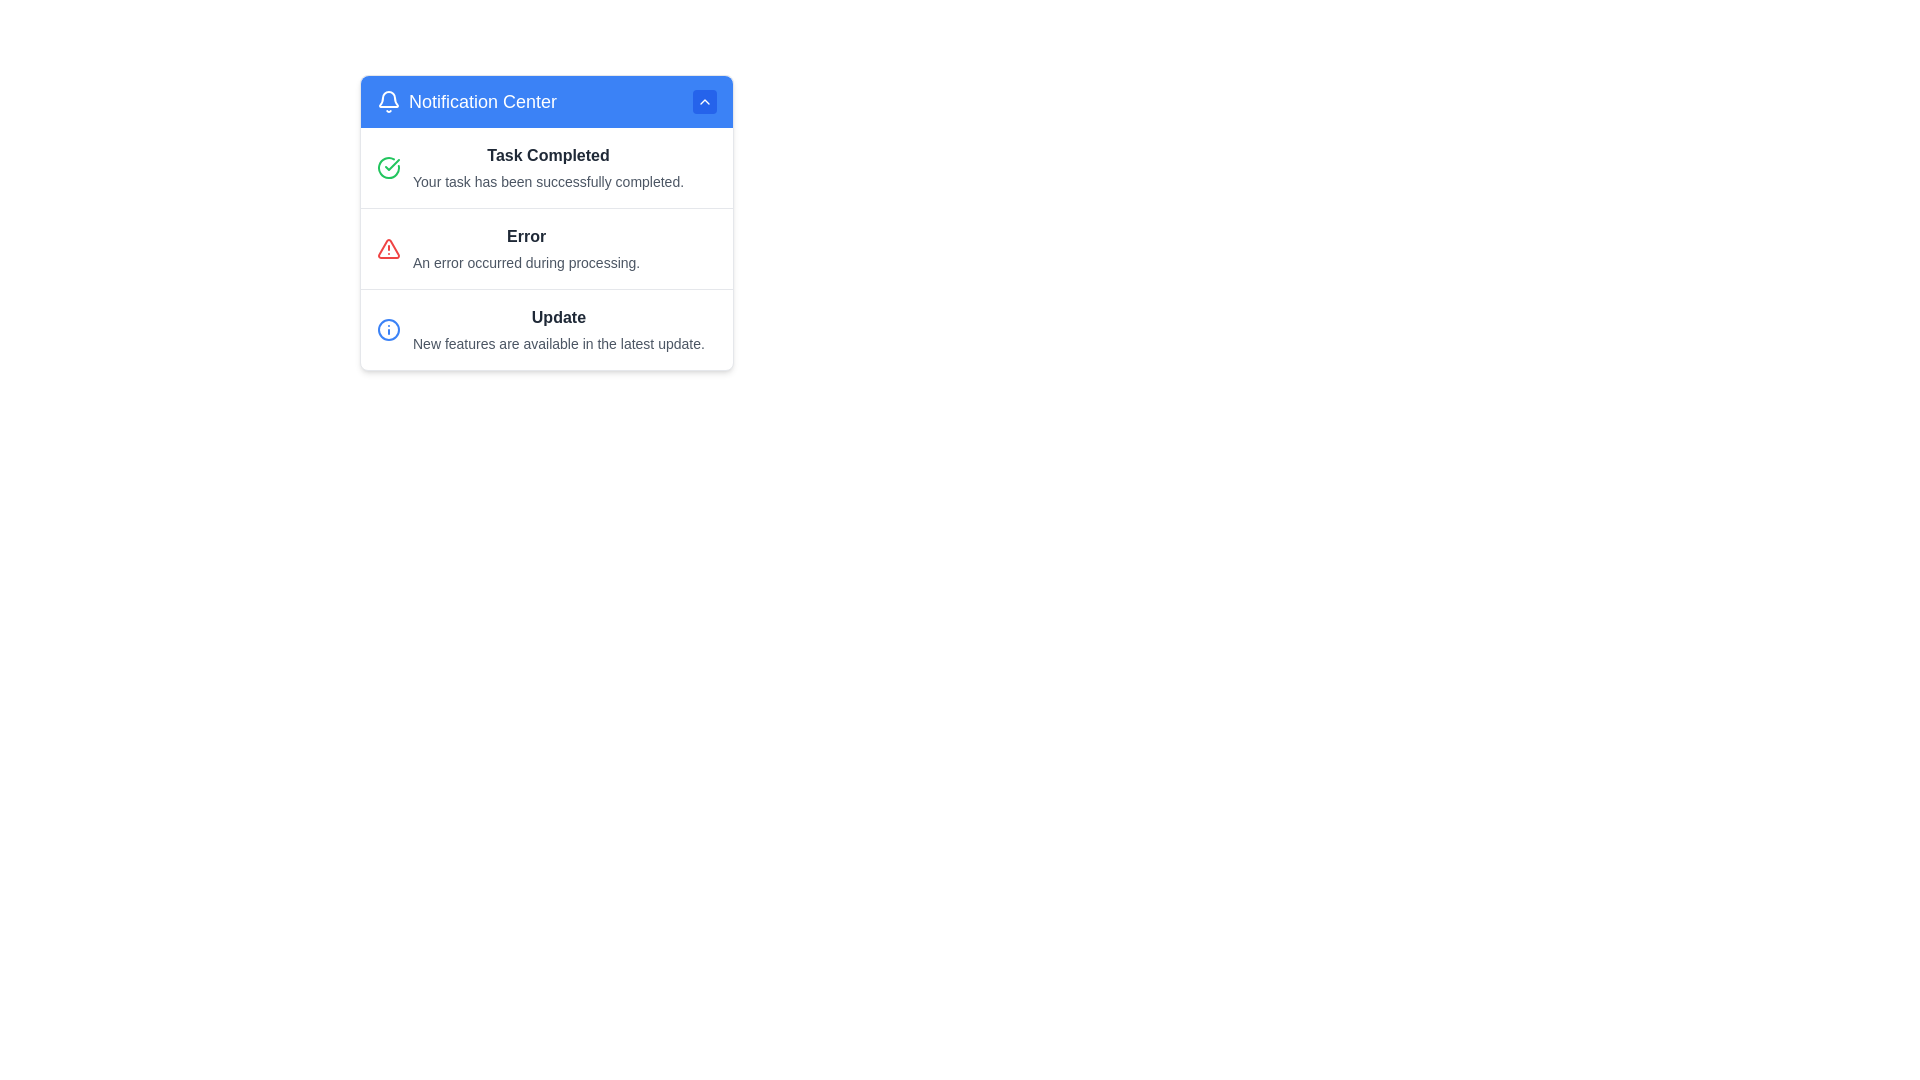  Describe the element at coordinates (388, 99) in the screenshot. I see `the bell icon that symbolizes the notification feature, located at the top-left of the header, to the left of the 'Notification Center' title` at that location.